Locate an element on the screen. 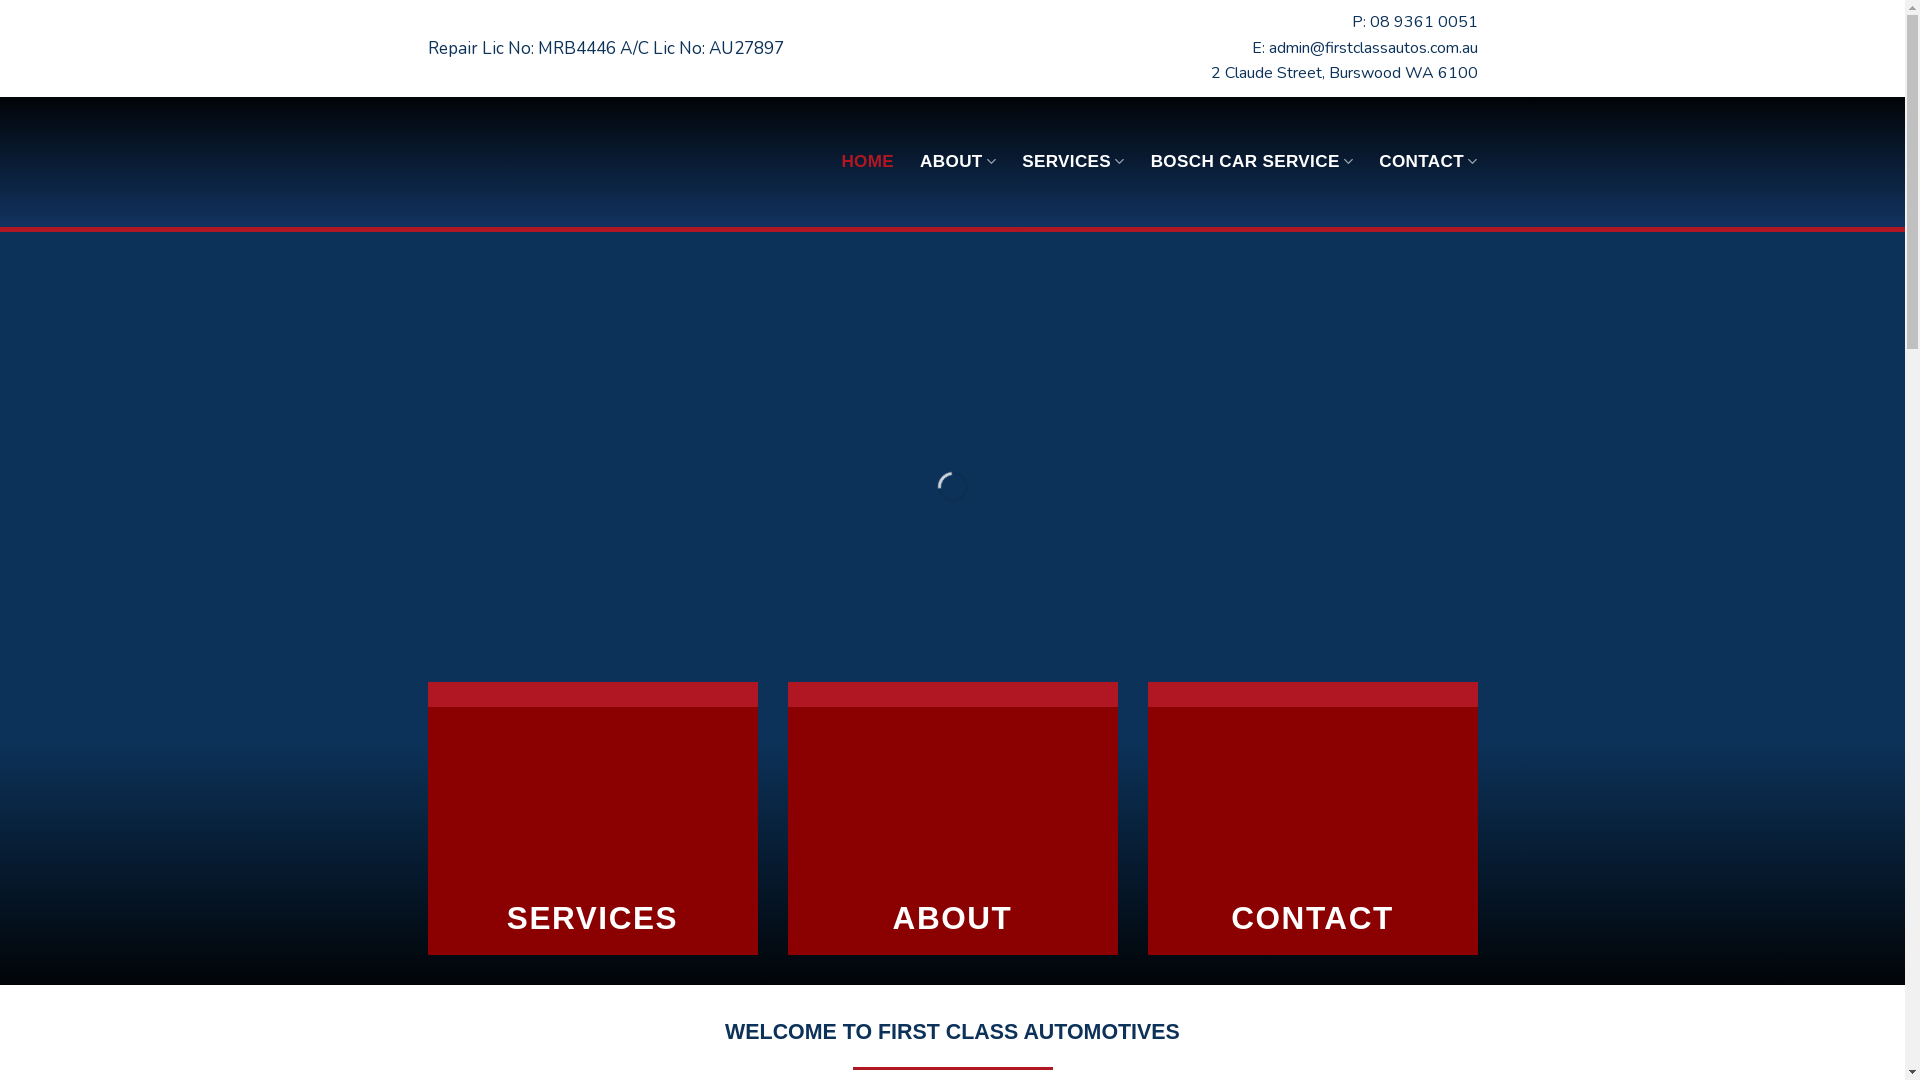 The height and width of the screenshot is (1080, 1920). 'SERVICES' is located at coordinates (1072, 160).